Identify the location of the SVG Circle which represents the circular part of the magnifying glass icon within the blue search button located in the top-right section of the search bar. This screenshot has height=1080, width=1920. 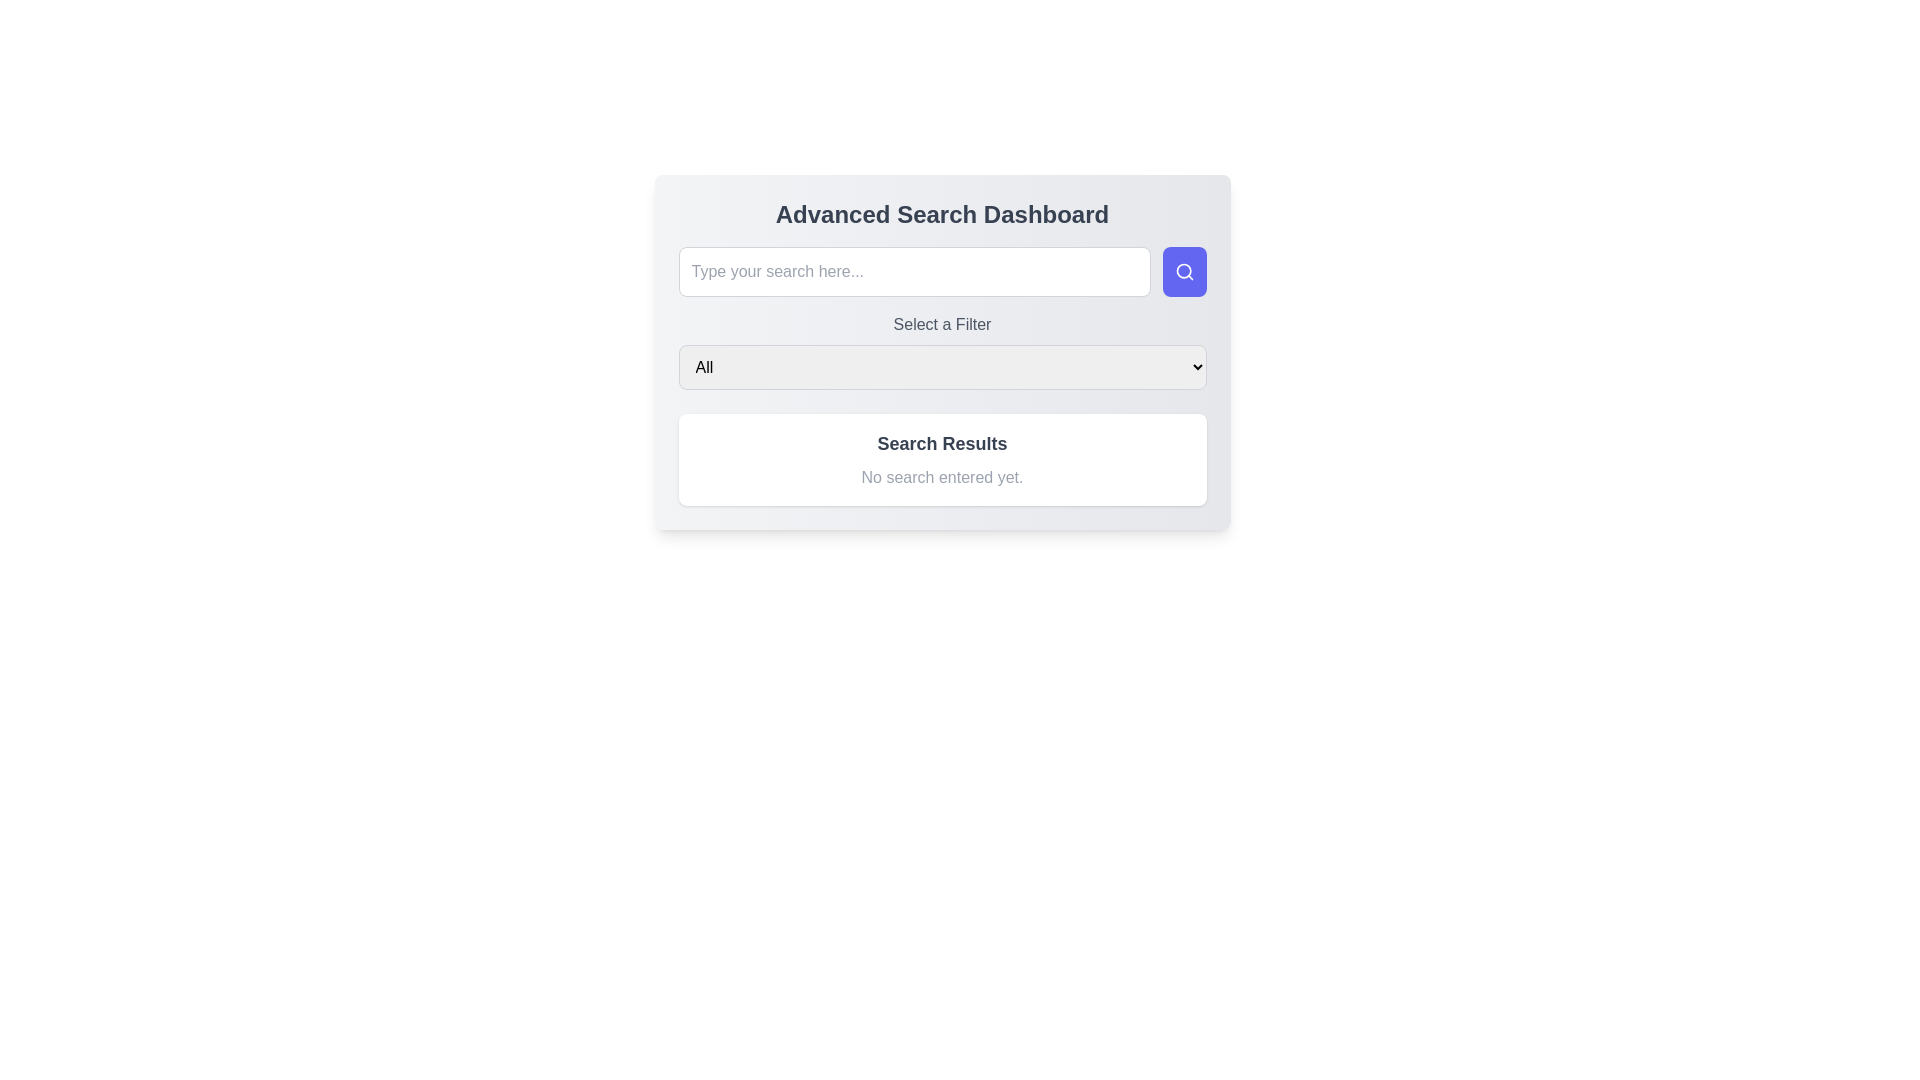
(1183, 271).